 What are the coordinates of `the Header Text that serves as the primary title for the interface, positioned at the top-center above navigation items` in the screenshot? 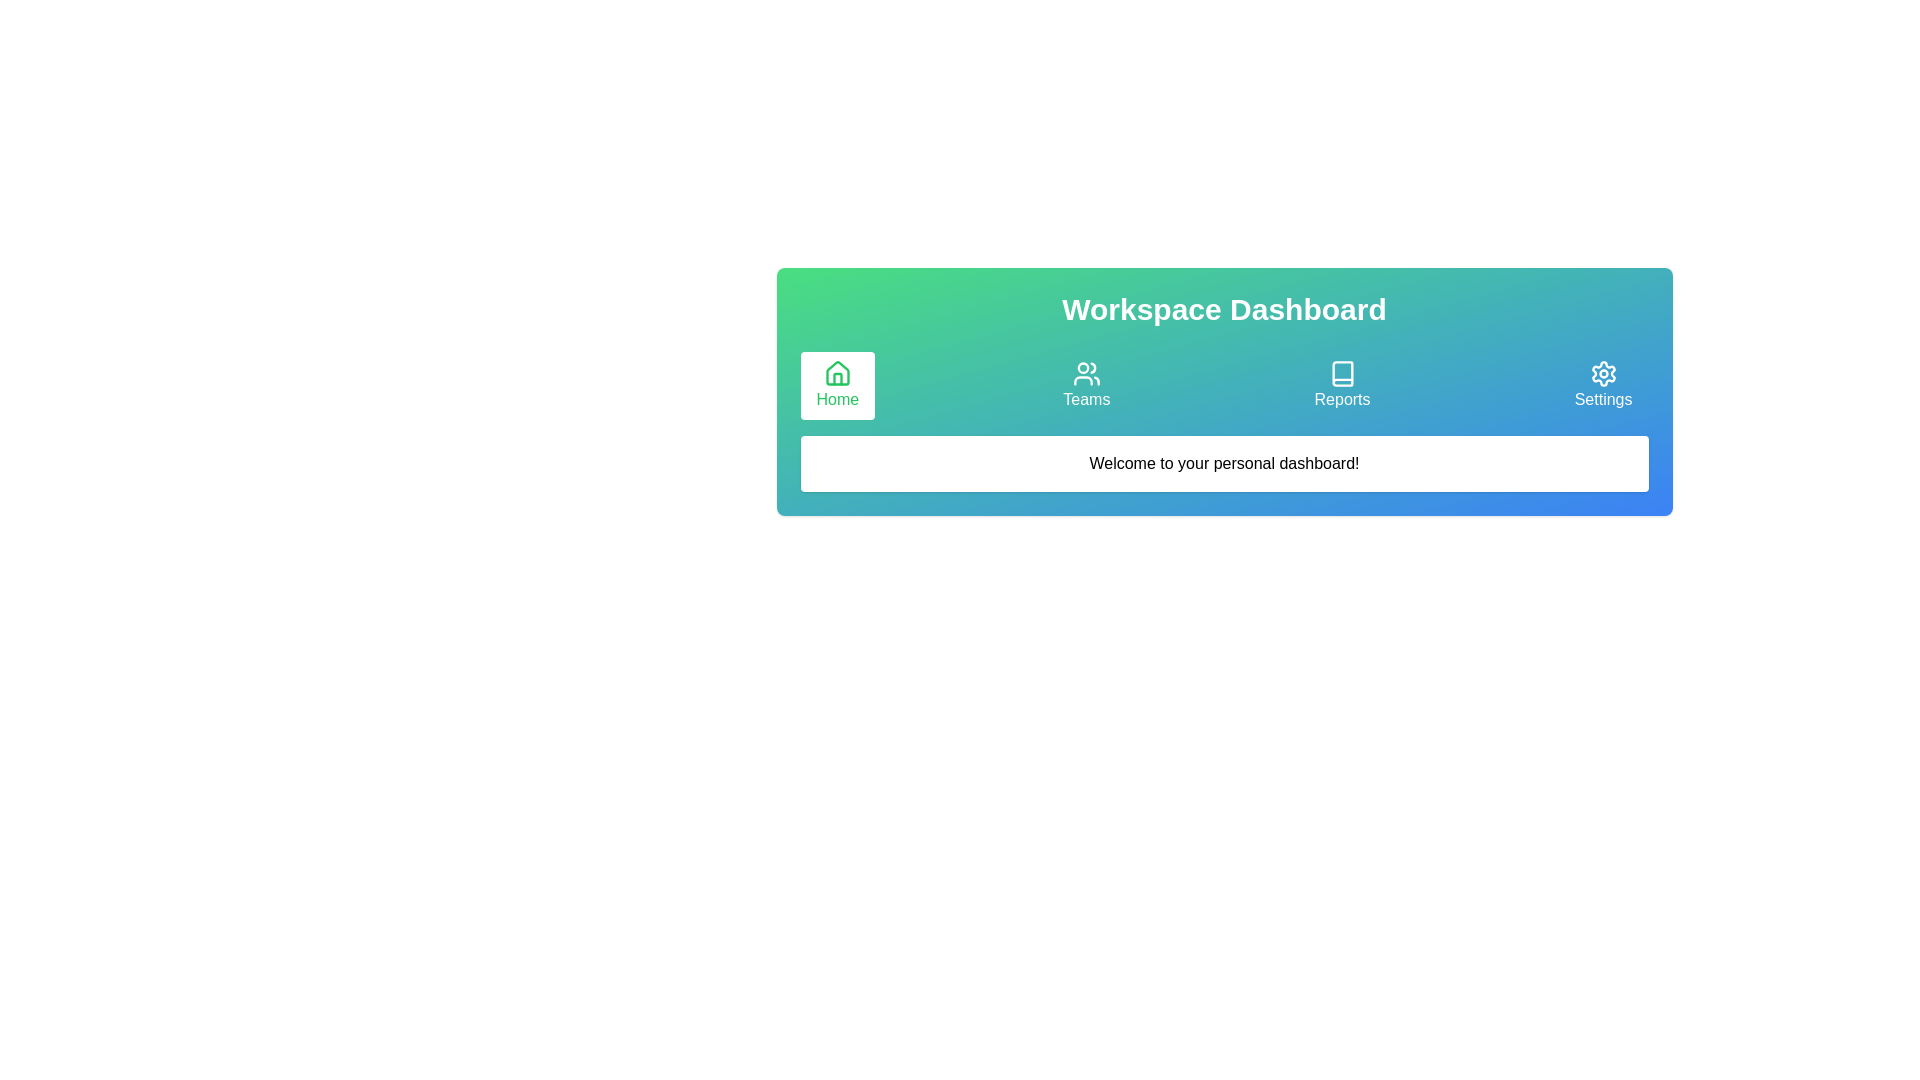 It's located at (1223, 309).